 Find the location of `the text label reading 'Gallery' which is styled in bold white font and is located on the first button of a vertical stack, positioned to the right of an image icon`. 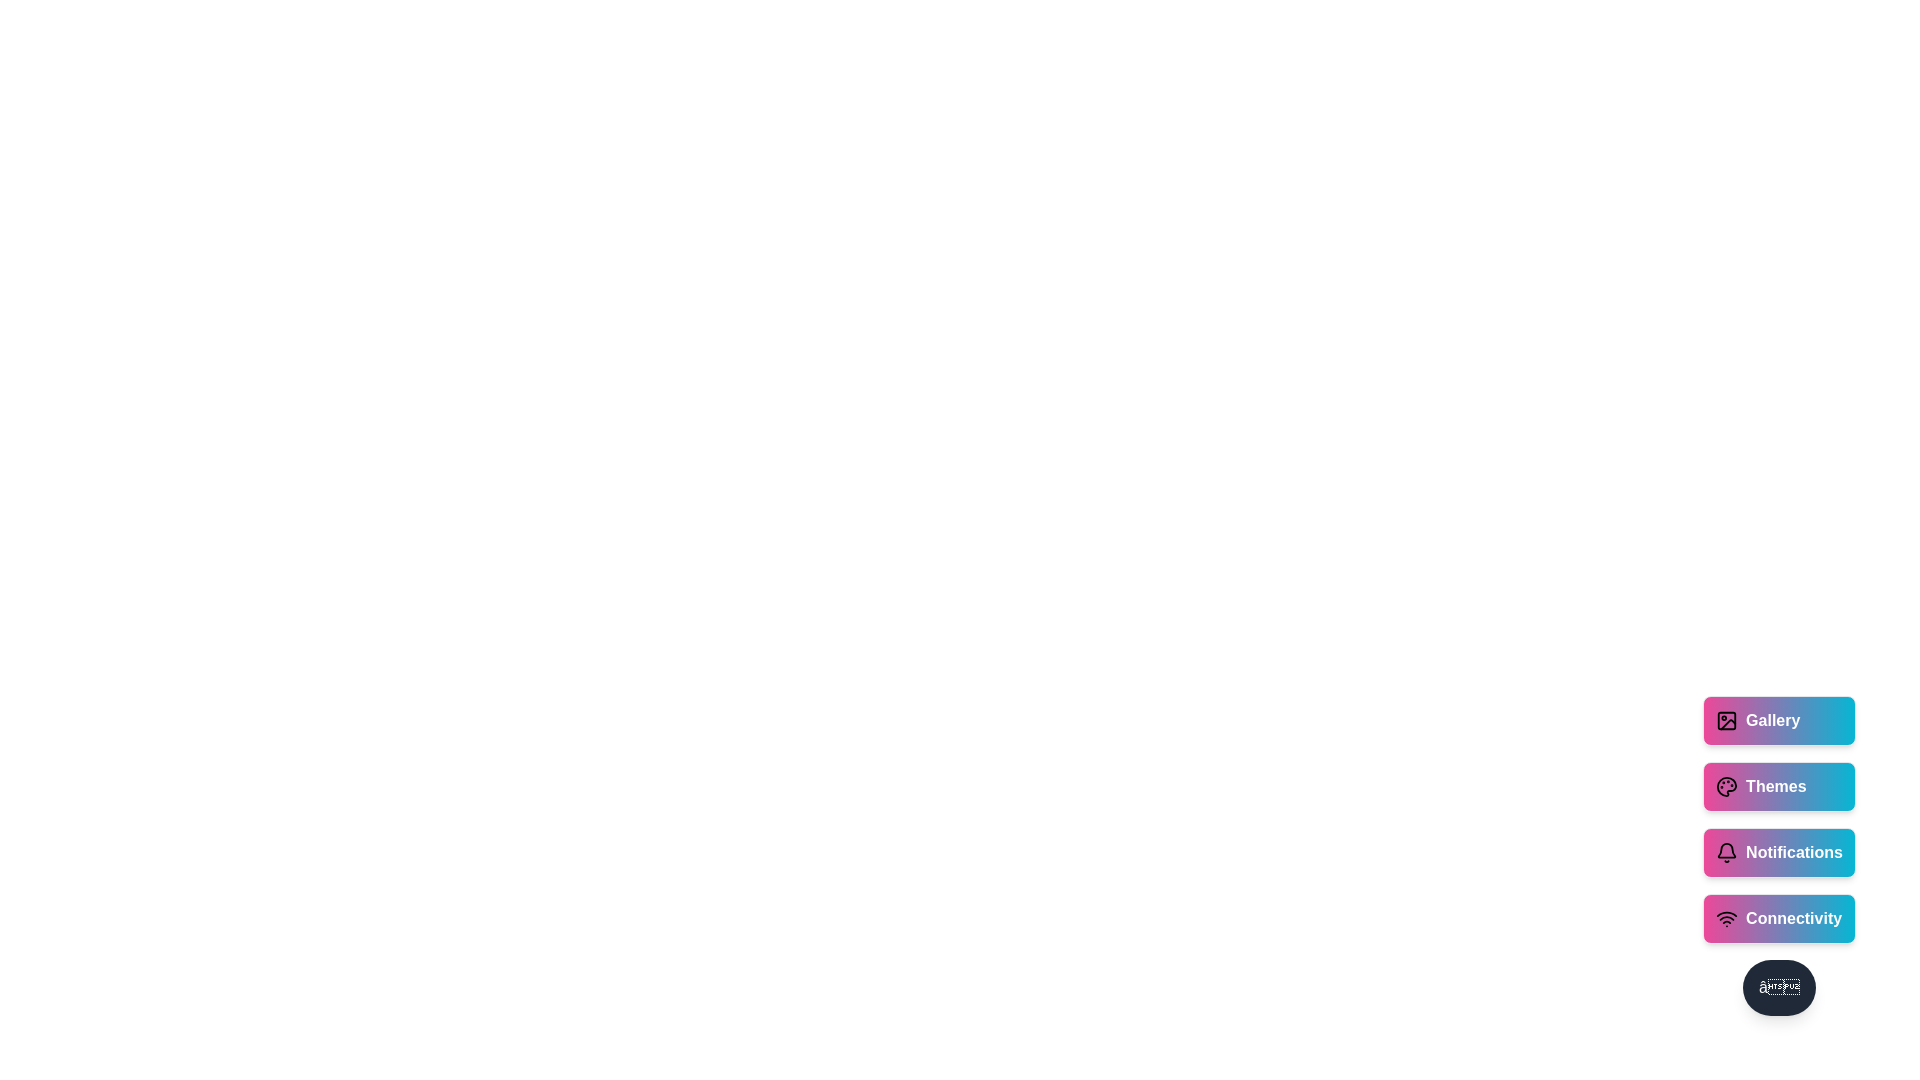

the text label reading 'Gallery' which is styled in bold white font and is located on the first button of a vertical stack, positioned to the right of an image icon is located at coordinates (1773, 721).